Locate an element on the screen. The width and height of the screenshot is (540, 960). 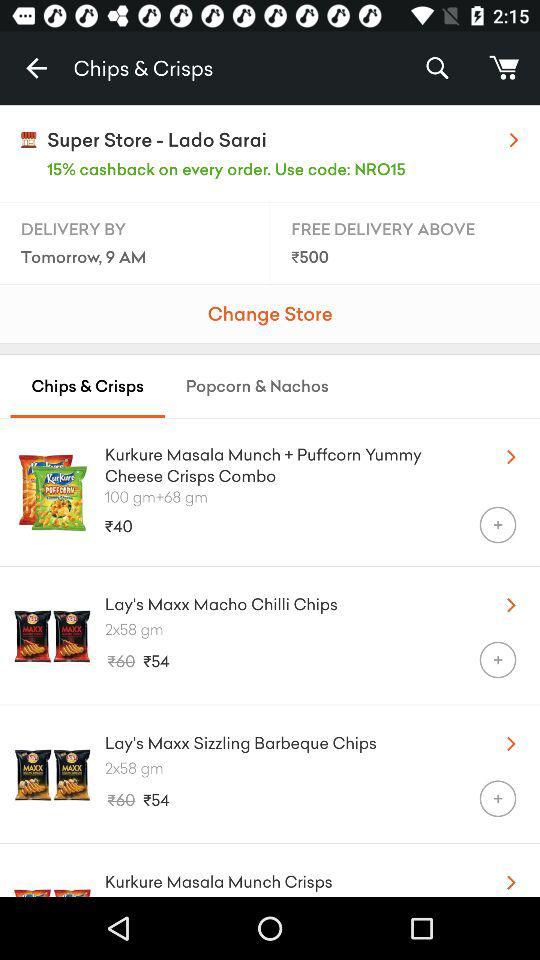
the icon below 2x58 gm item is located at coordinates (496, 798).